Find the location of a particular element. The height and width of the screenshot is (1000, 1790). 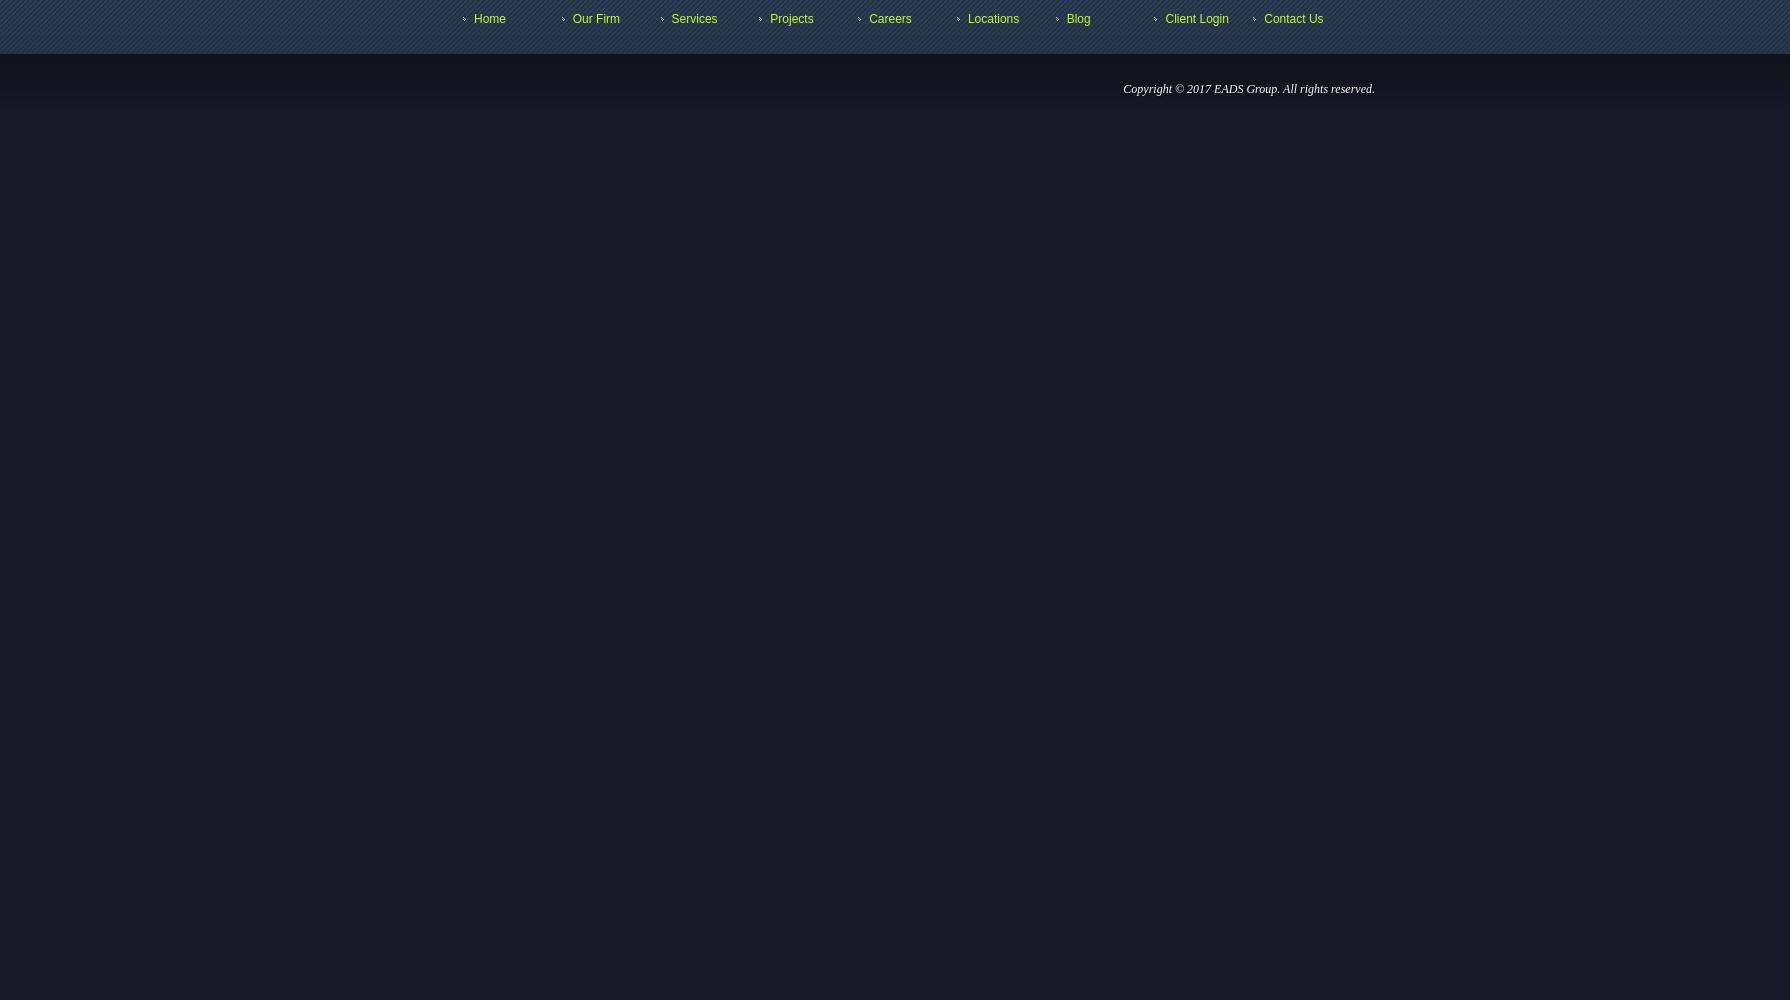

'Contact Us' is located at coordinates (1293, 19).